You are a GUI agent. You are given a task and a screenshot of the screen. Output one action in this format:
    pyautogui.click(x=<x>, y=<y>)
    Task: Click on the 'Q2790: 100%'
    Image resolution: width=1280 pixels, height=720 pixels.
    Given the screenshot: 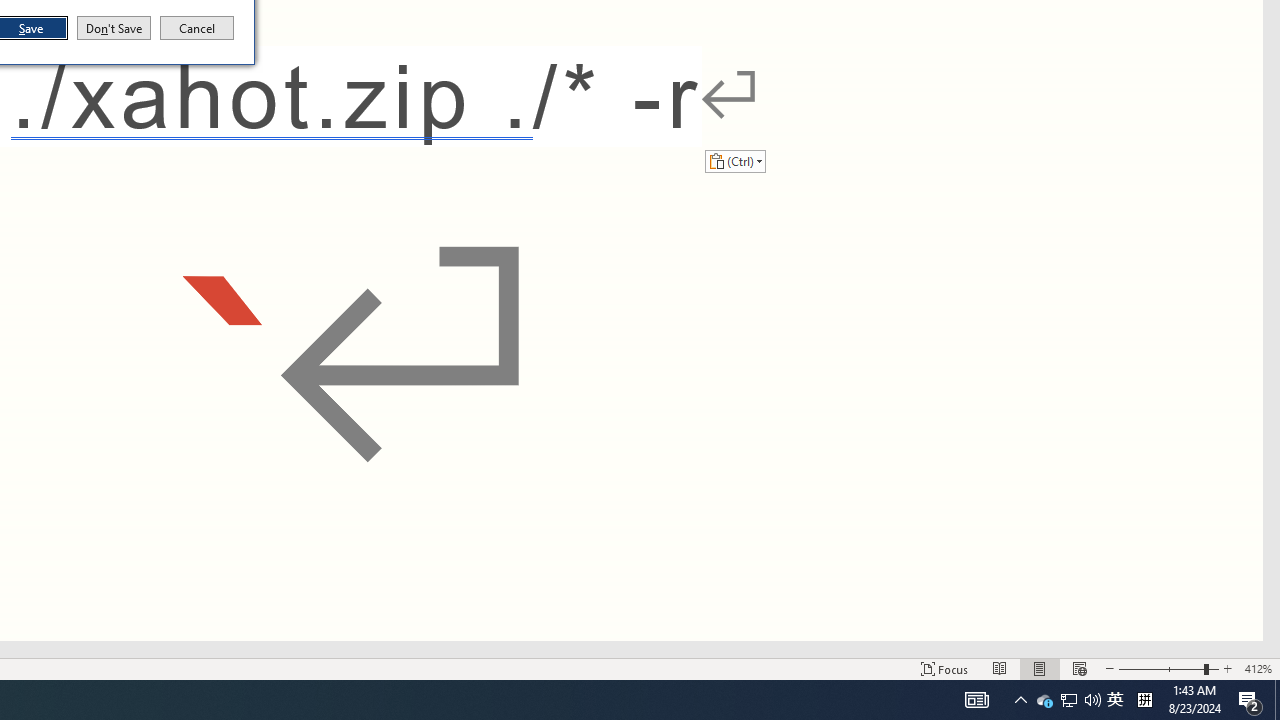 What is the action you would take?
    pyautogui.click(x=1092, y=698)
    